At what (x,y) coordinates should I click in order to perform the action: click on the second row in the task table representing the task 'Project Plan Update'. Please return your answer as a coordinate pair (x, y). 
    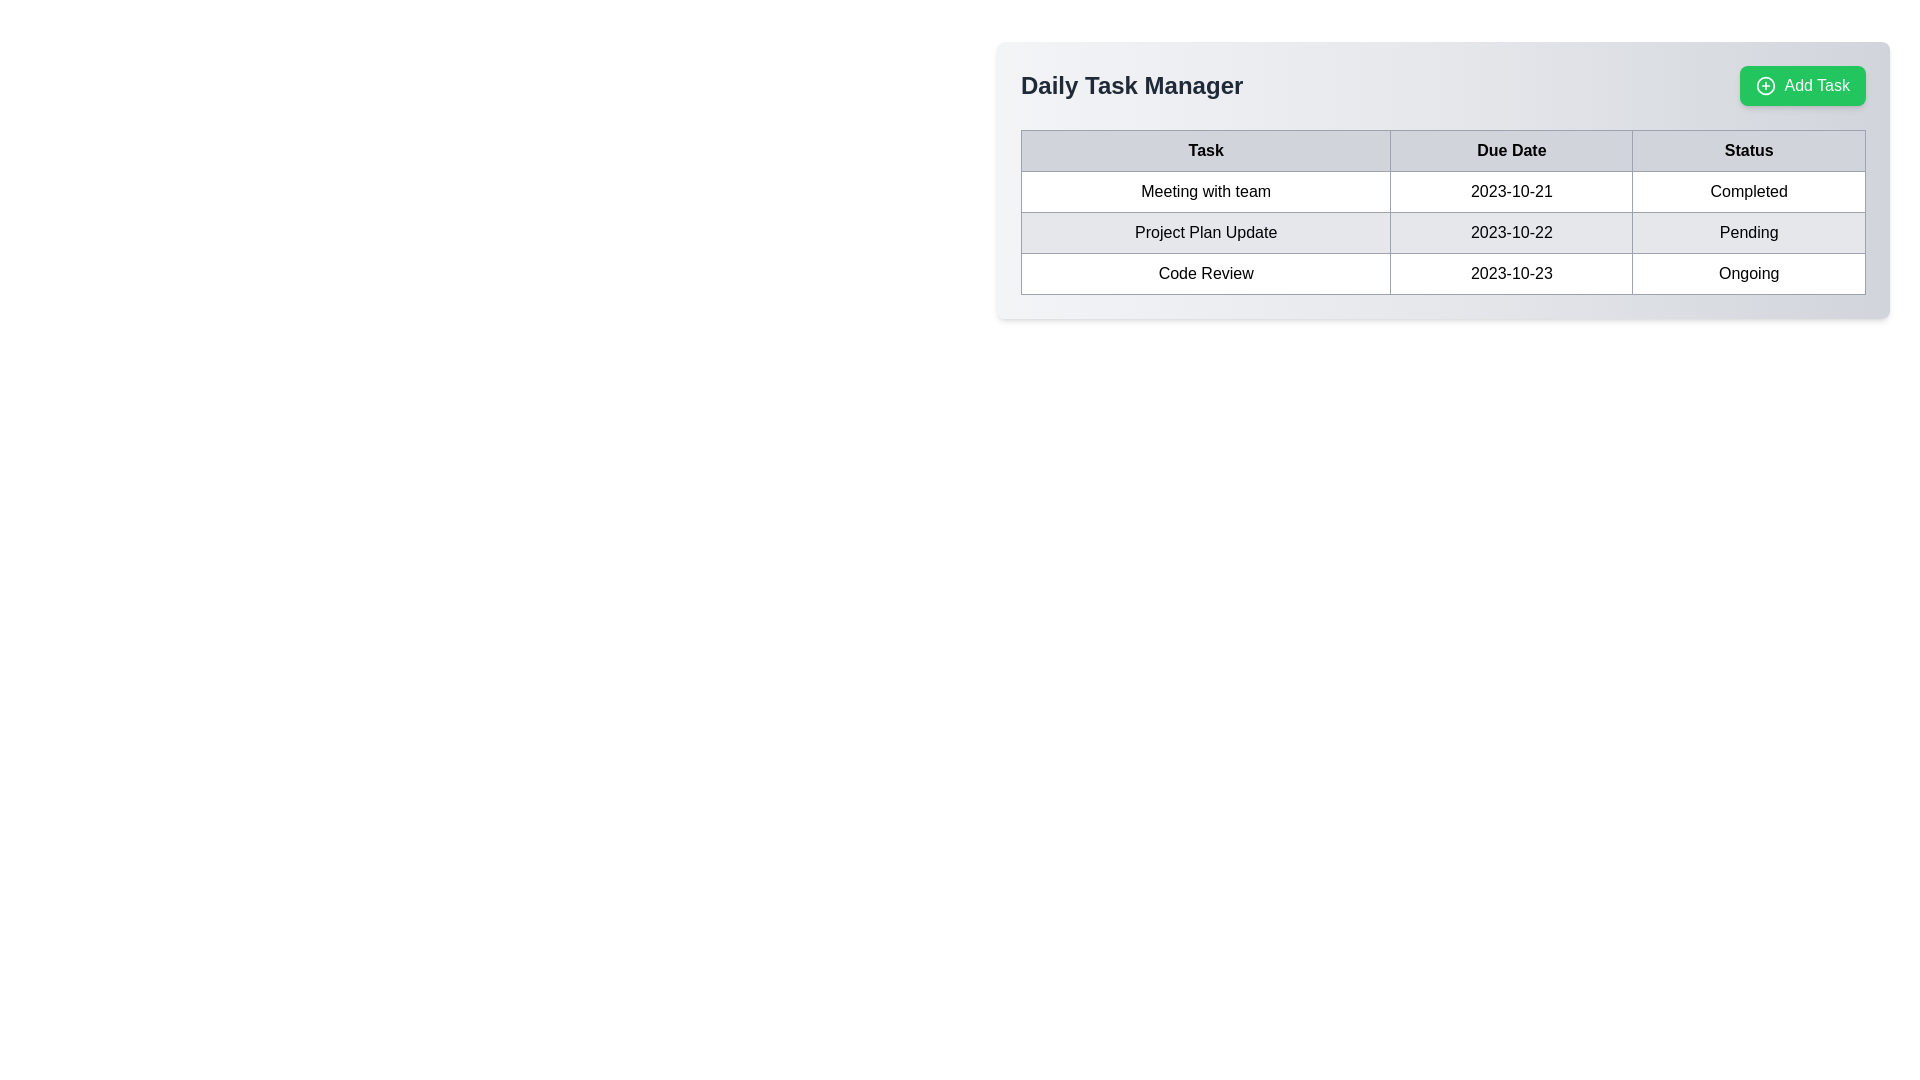
    Looking at the image, I should click on (1443, 231).